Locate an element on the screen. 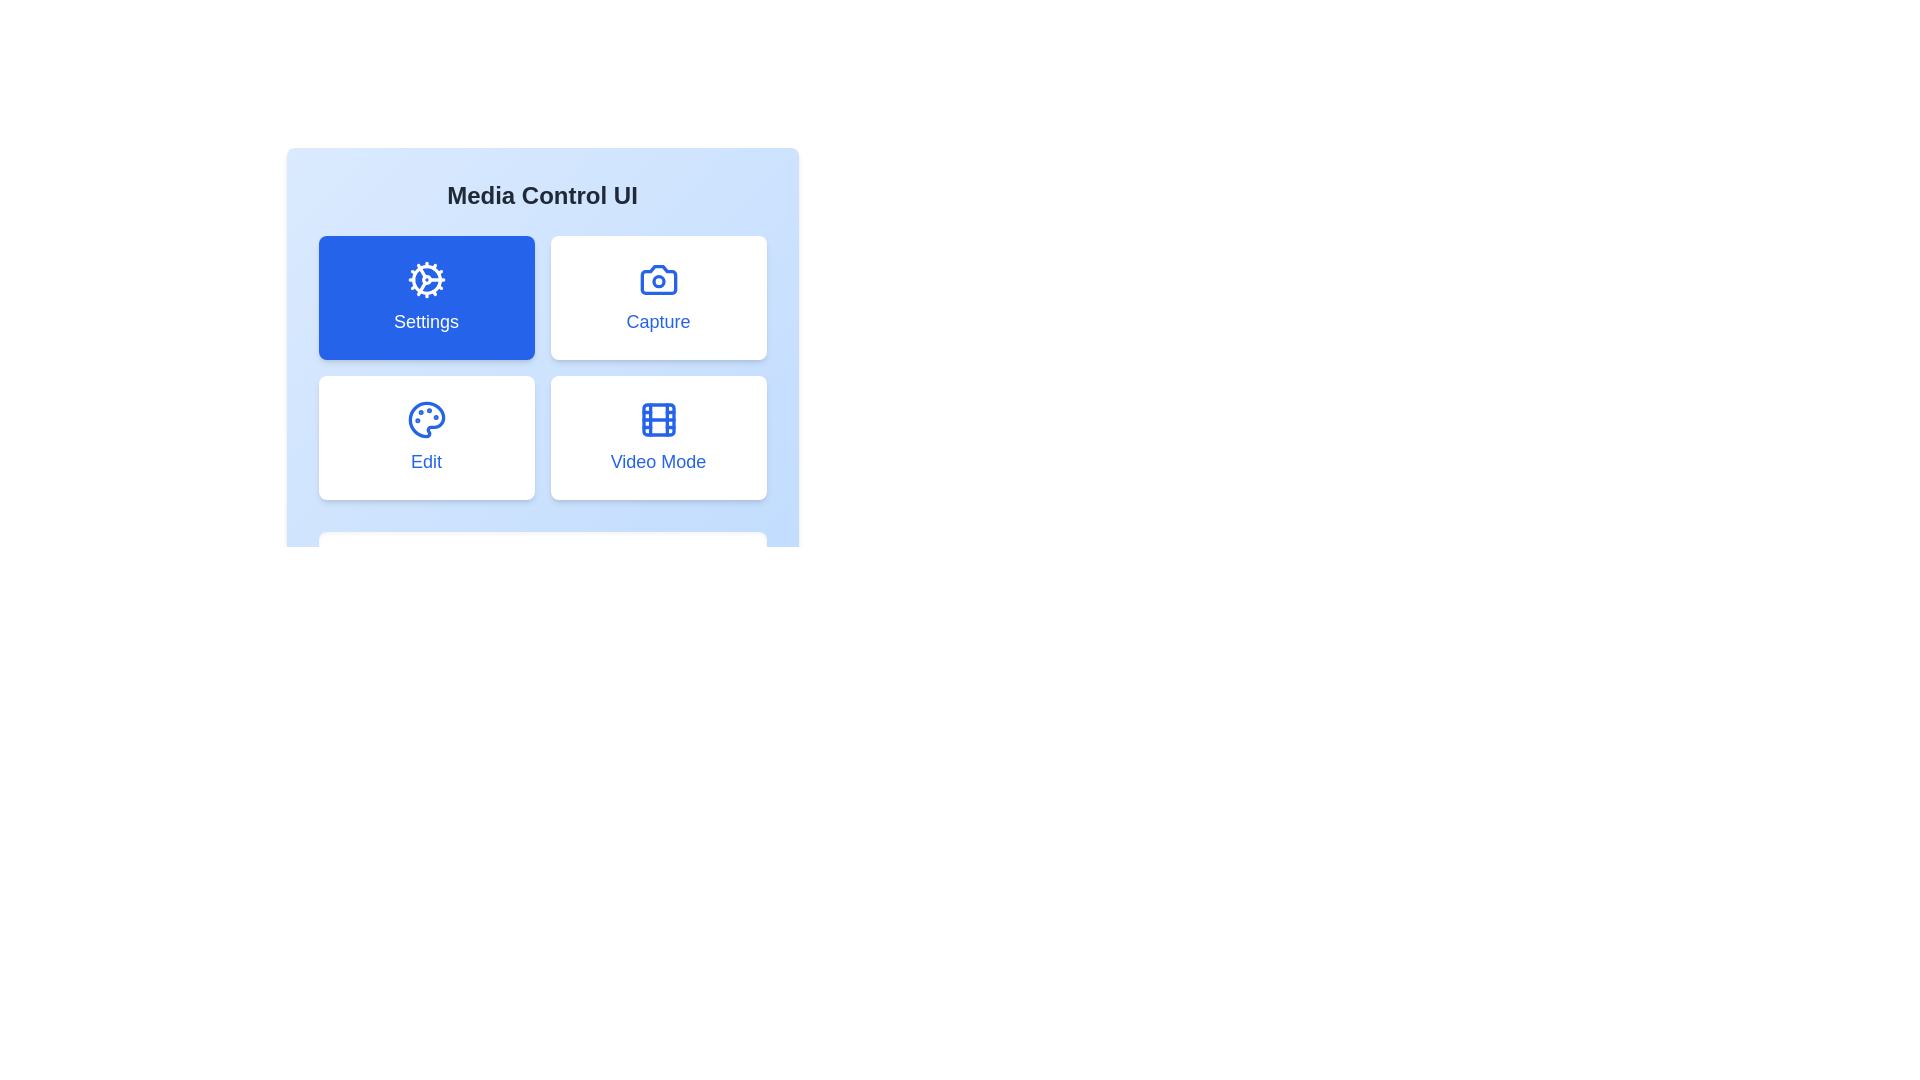 Image resolution: width=1920 pixels, height=1080 pixels. the button corresponding to Edit is located at coordinates (425, 437).